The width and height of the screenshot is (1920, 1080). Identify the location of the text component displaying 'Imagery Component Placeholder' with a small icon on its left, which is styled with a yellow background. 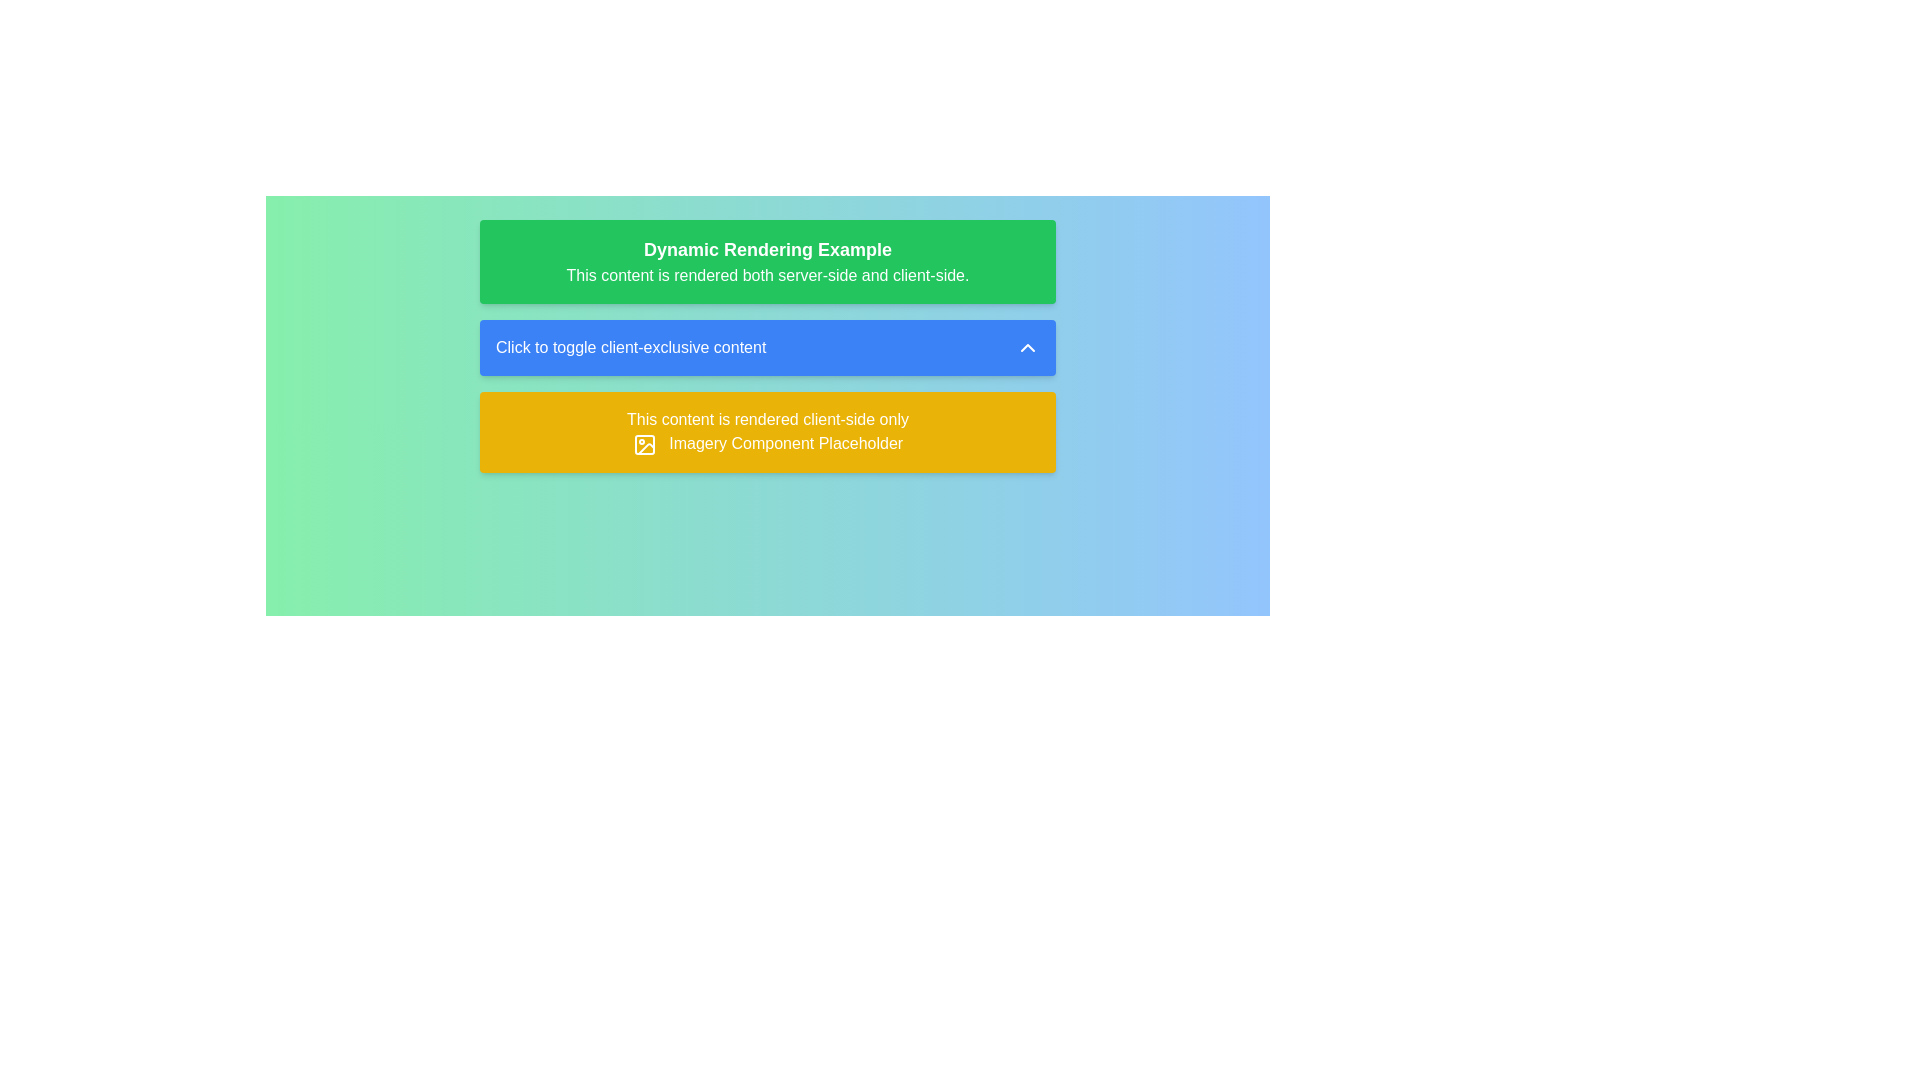
(767, 442).